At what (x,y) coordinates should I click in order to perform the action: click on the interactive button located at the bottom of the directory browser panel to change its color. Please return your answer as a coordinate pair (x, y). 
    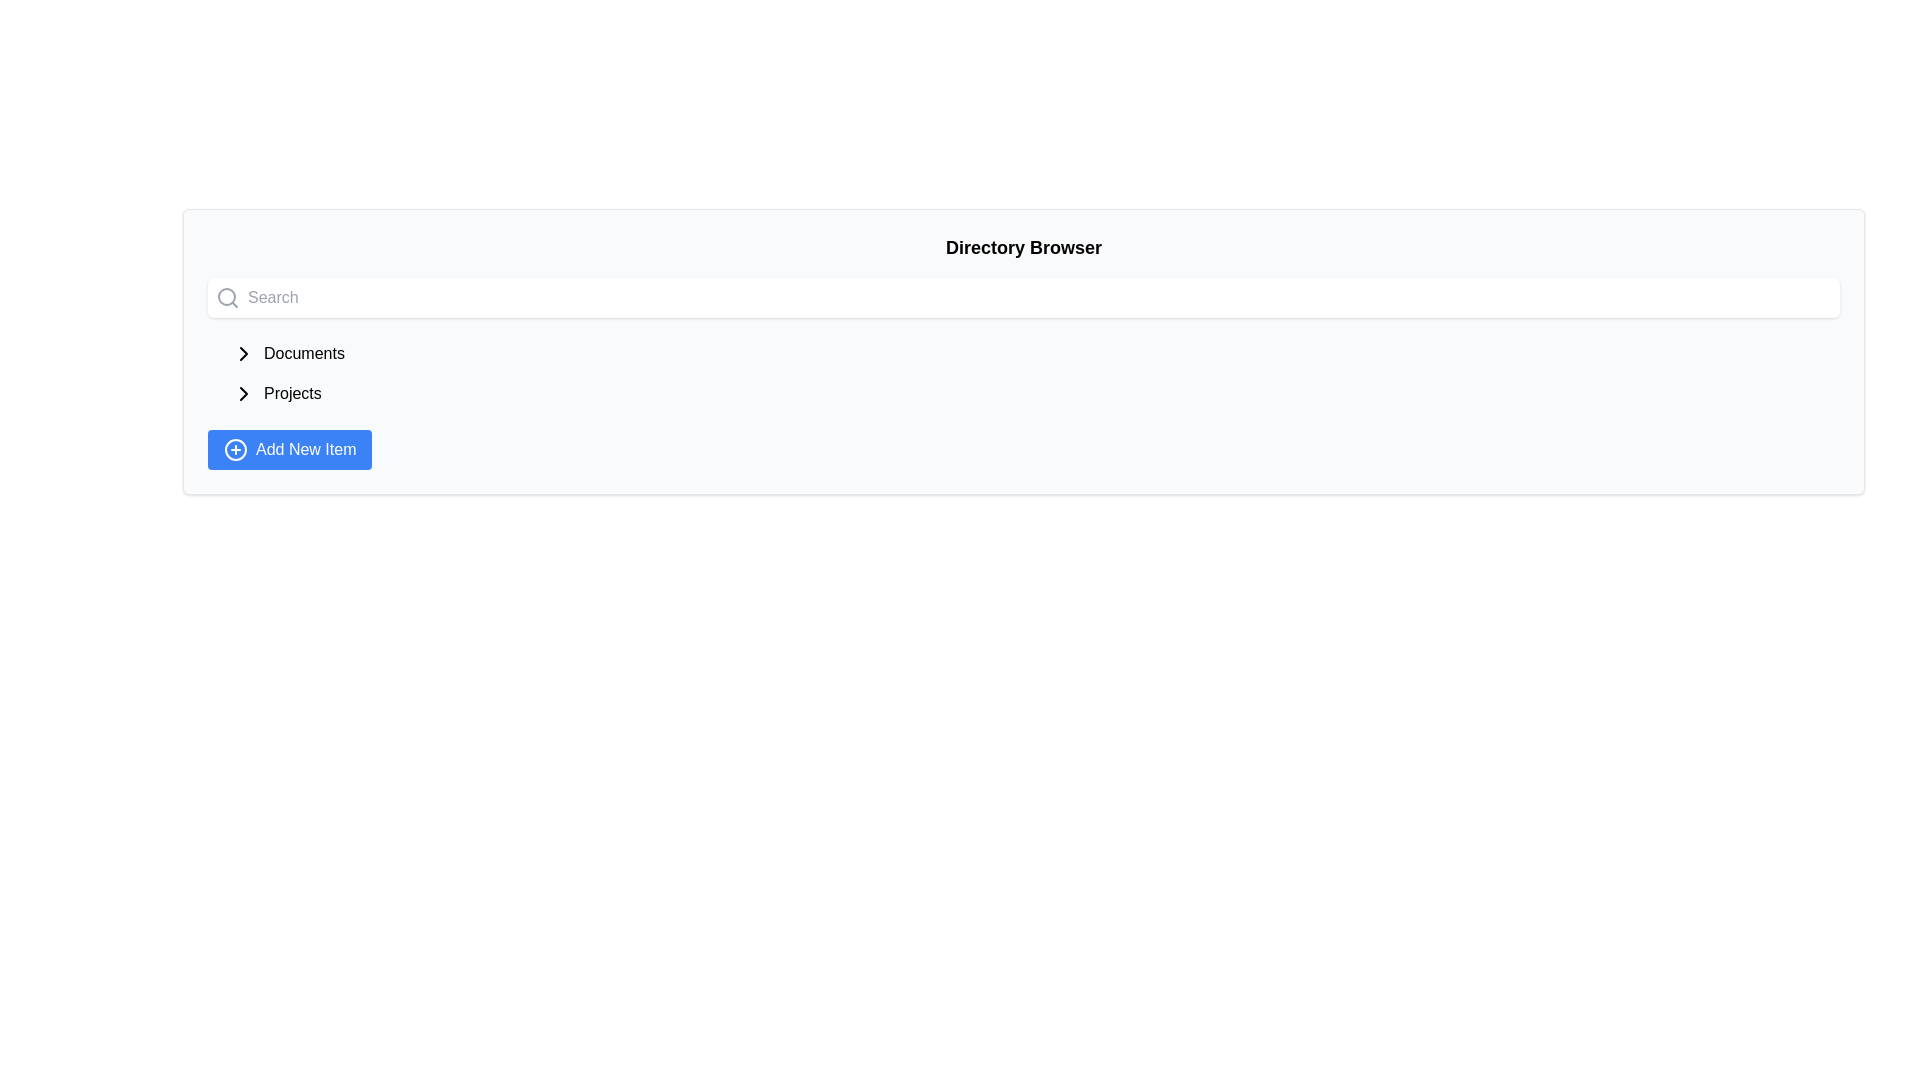
    Looking at the image, I should click on (289, 450).